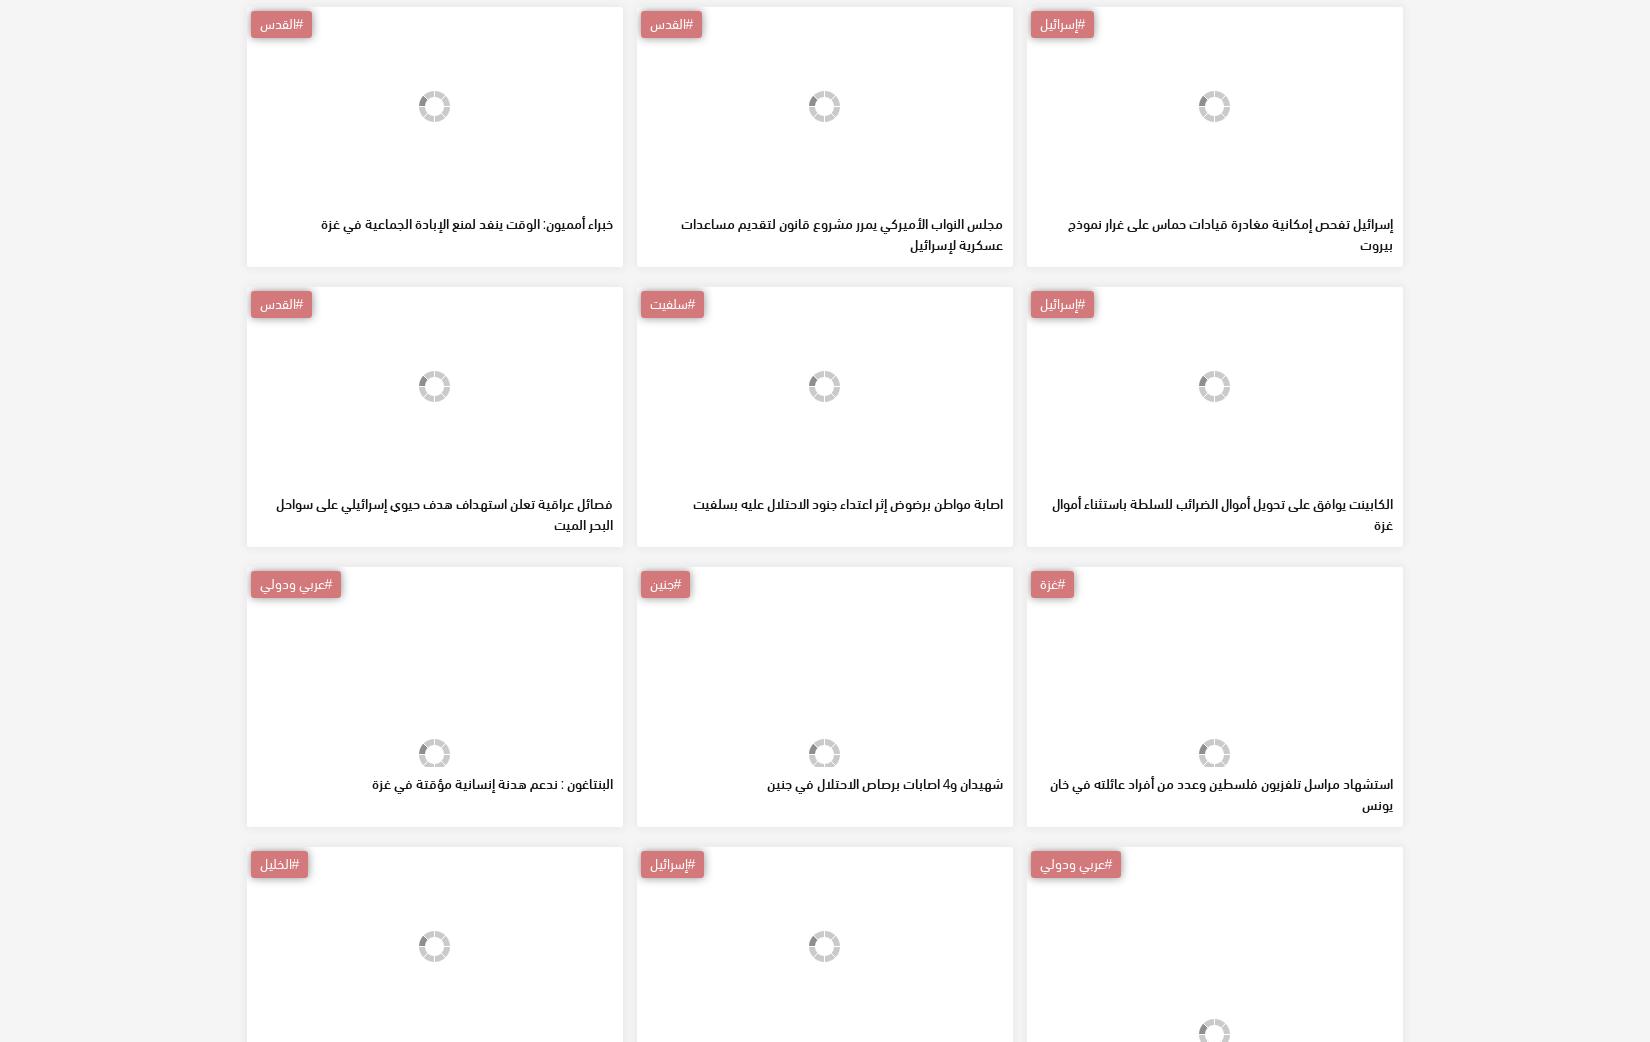 This screenshot has height=1042, width=1650. What do you see at coordinates (1052, 726) in the screenshot?
I see `'#غزة'` at bounding box center [1052, 726].